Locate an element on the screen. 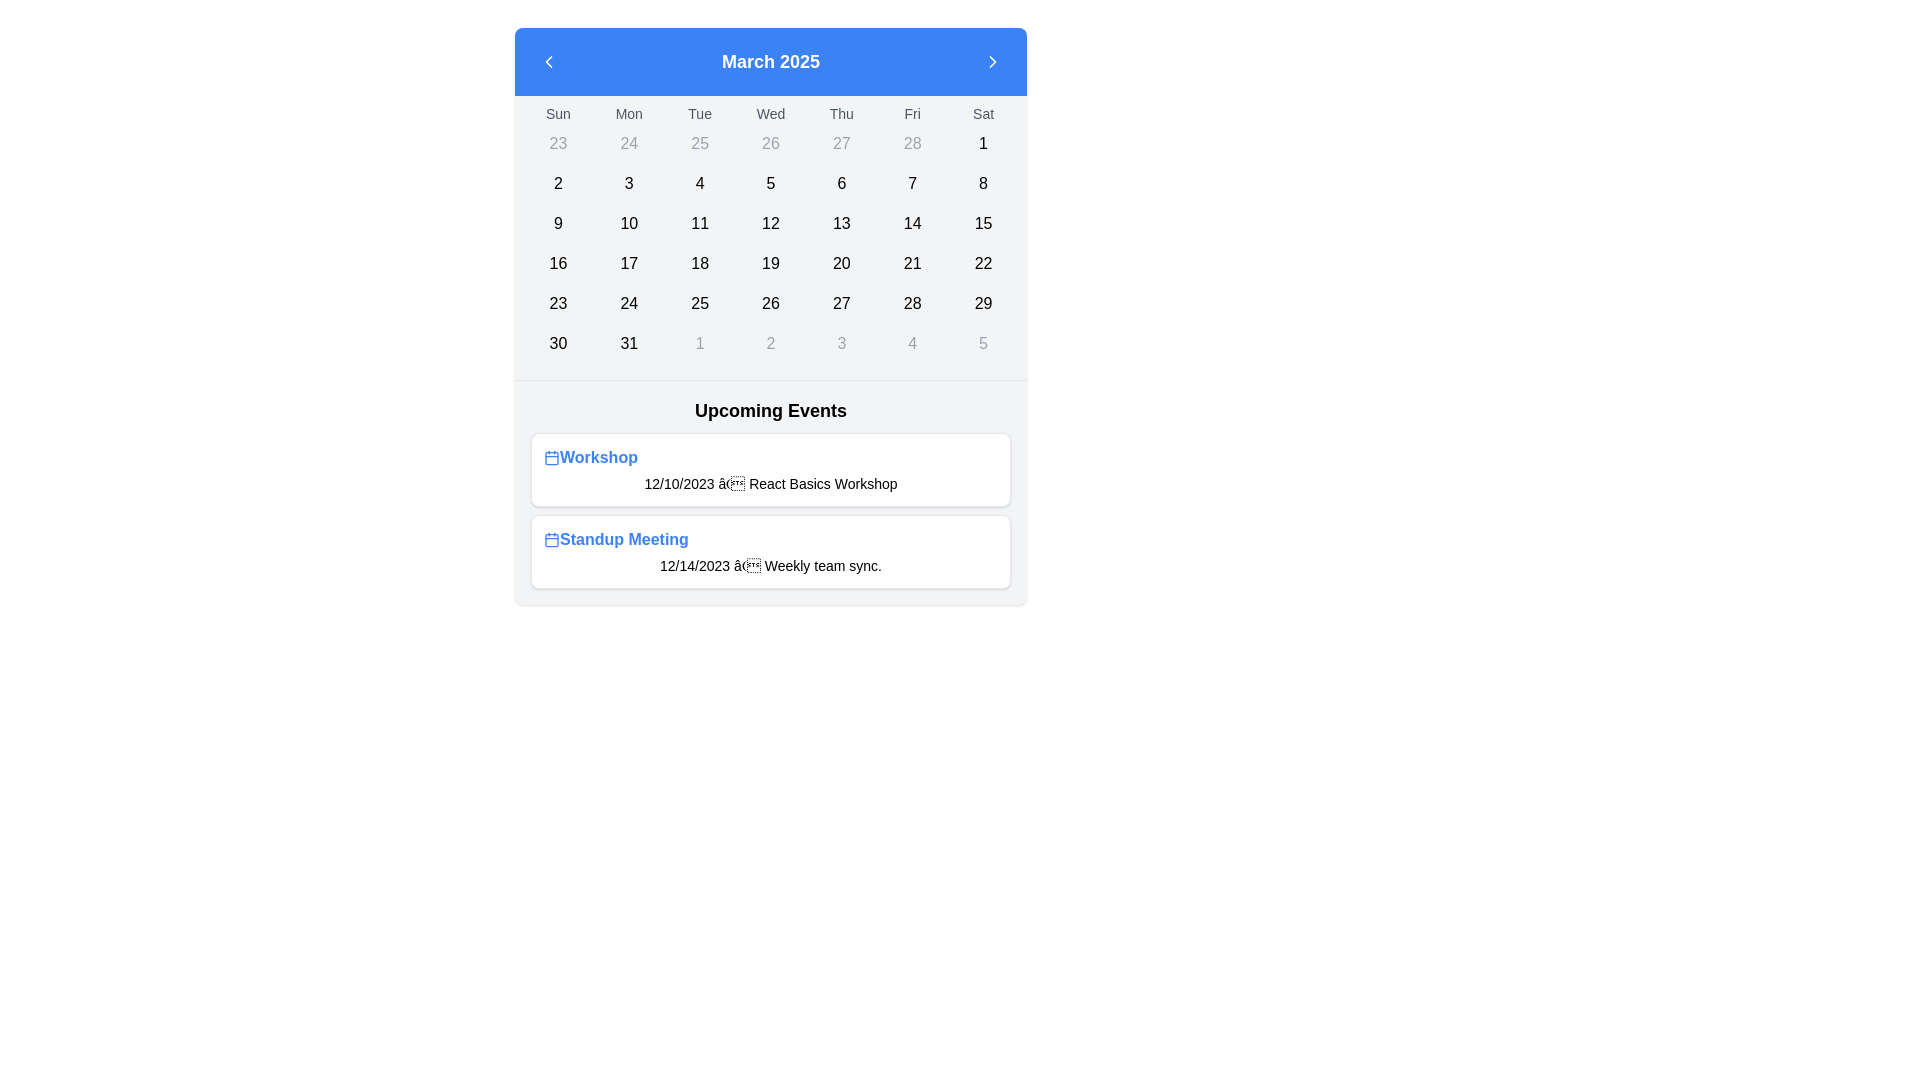  the Banner header at the top of the calendar, which indicates the current month and year is located at coordinates (770, 60).